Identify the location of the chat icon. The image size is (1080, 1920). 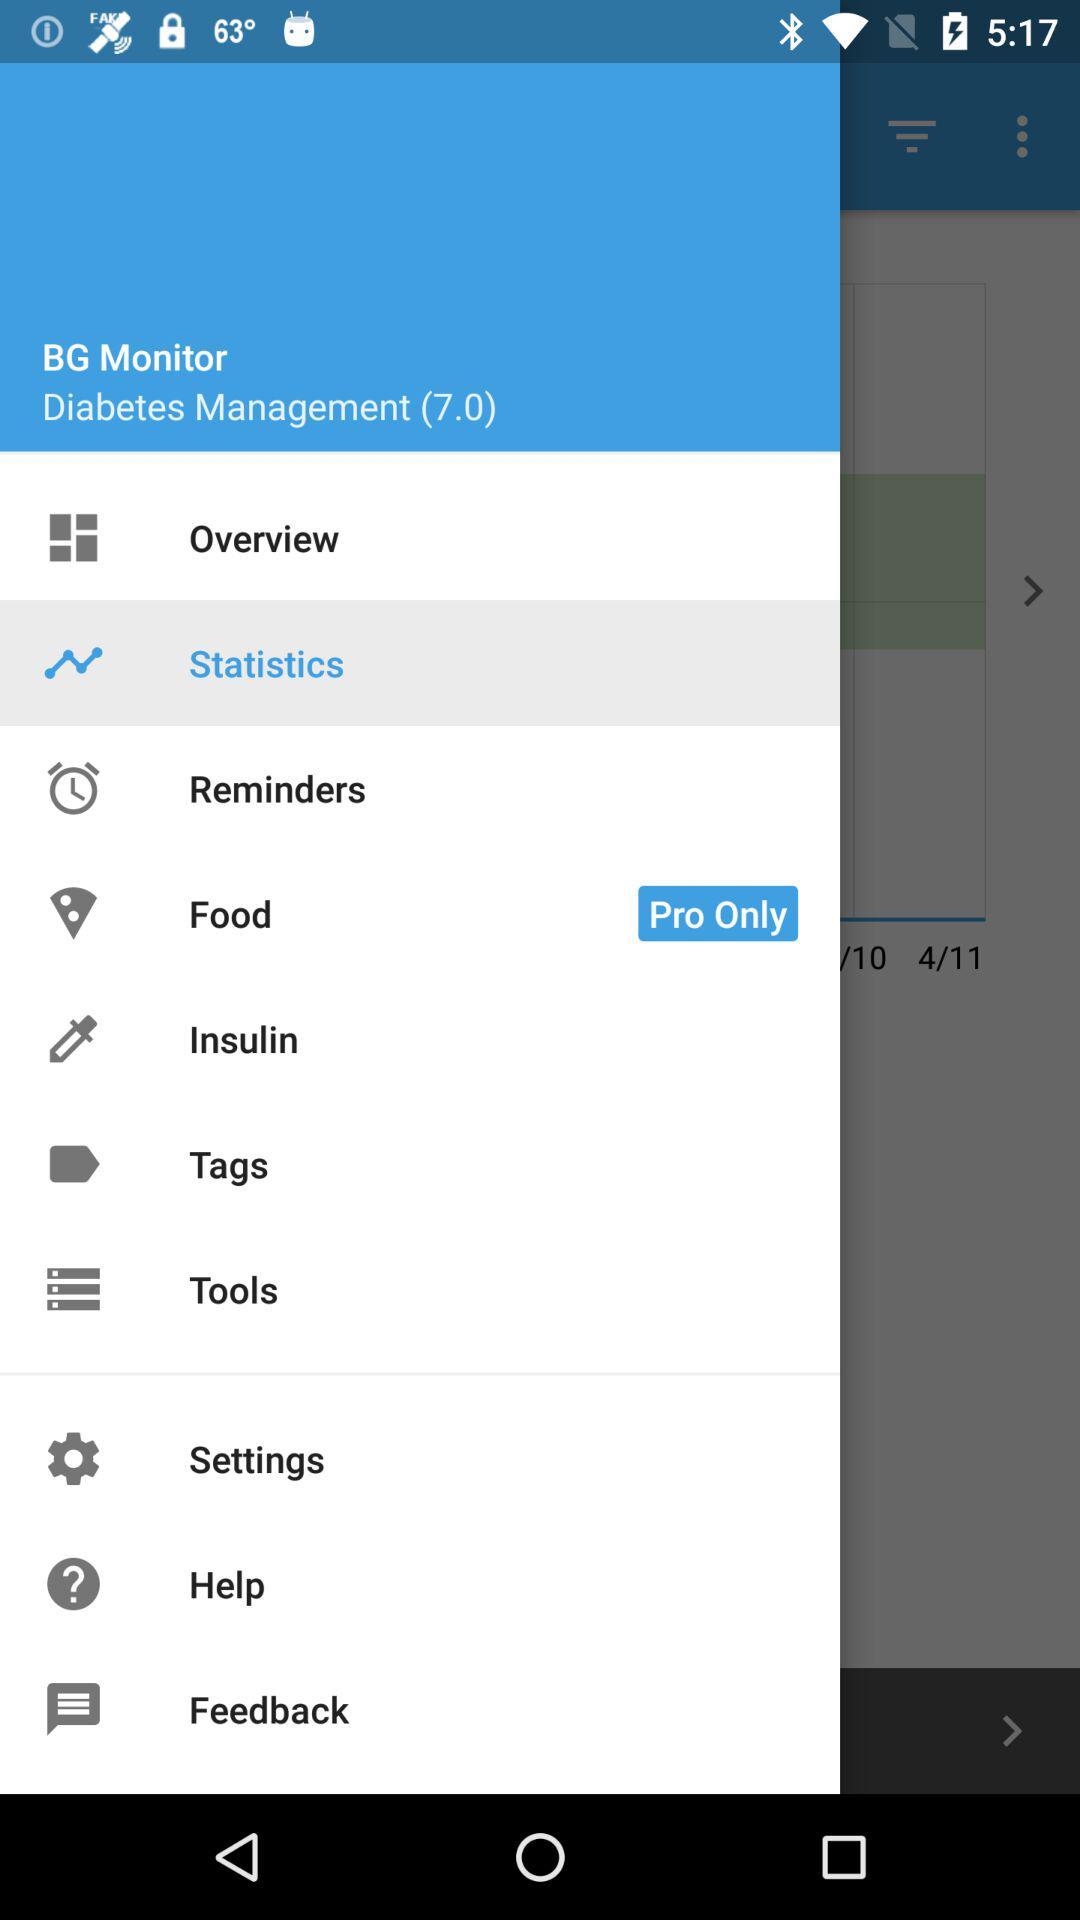
(67, 1730).